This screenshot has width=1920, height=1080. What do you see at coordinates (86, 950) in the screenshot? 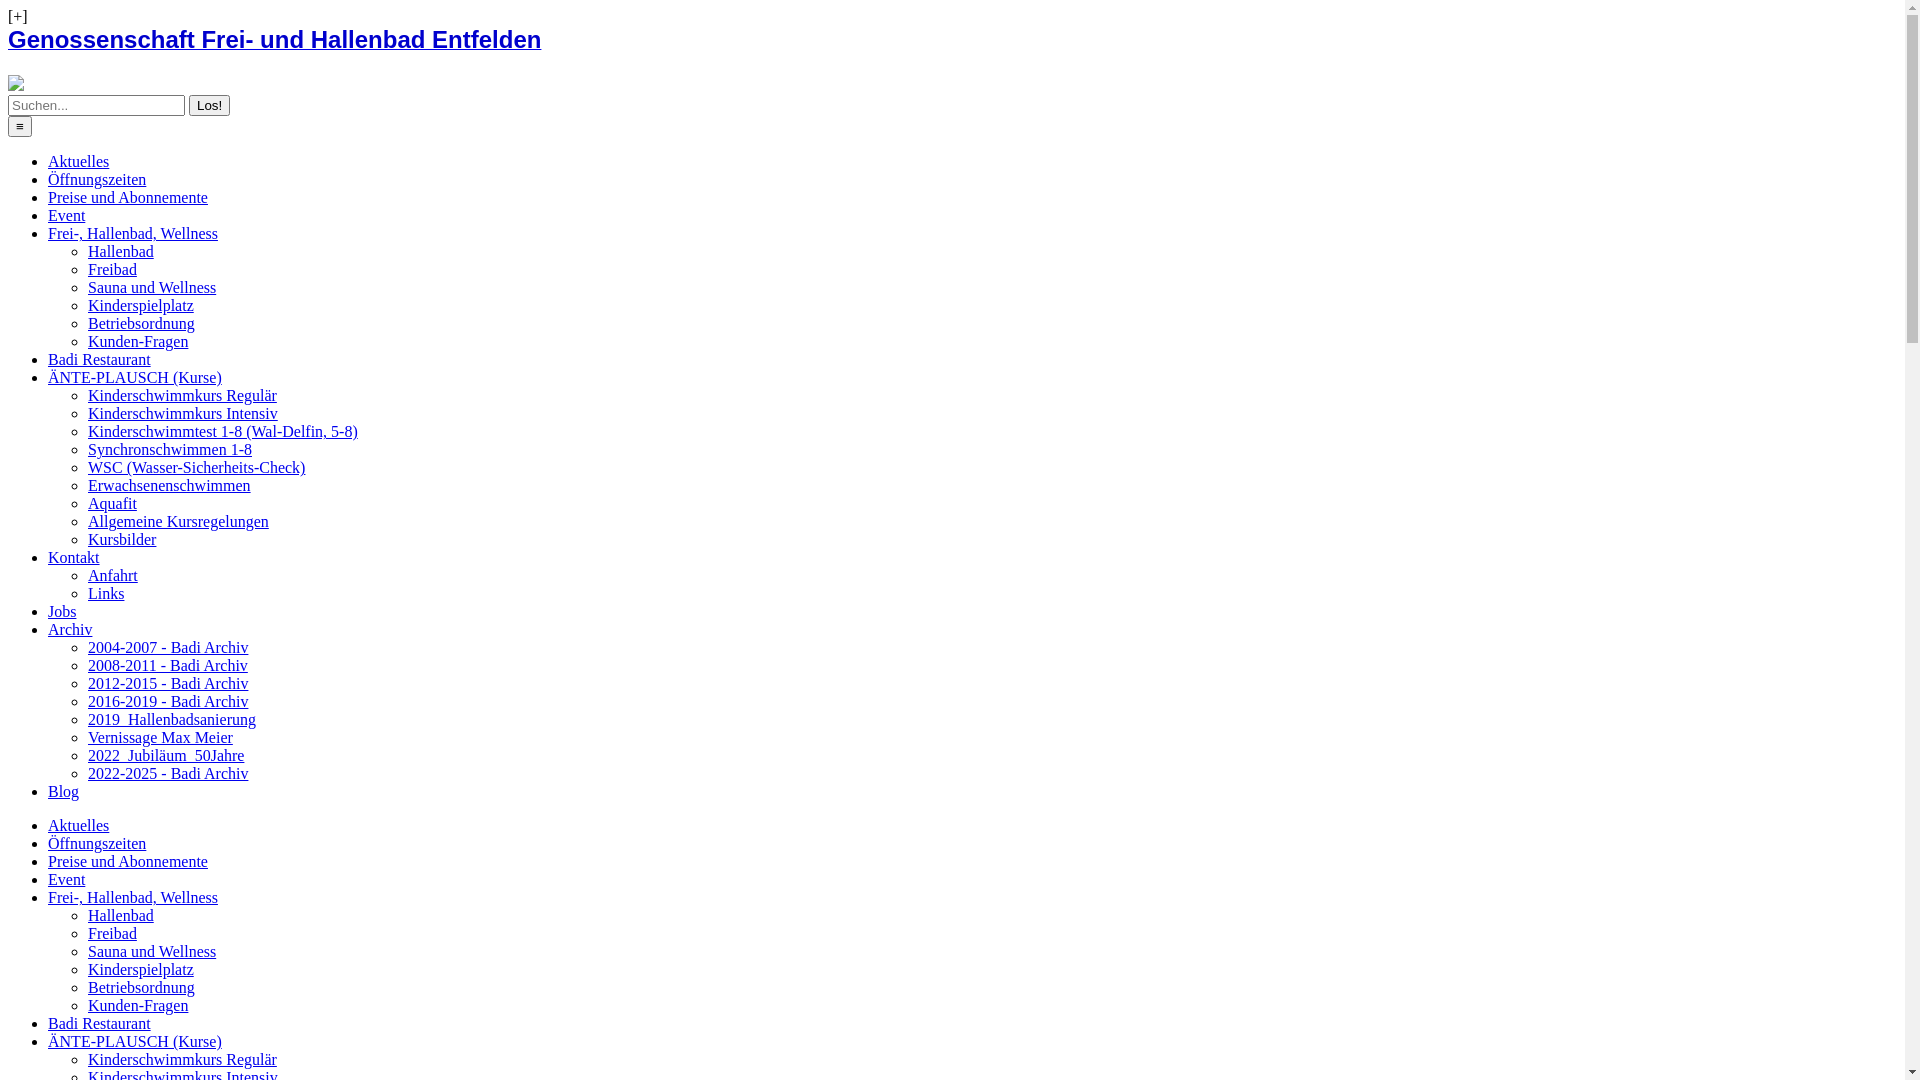
I see `'Sauna und Wellness'` at bounding box center [86, 950].